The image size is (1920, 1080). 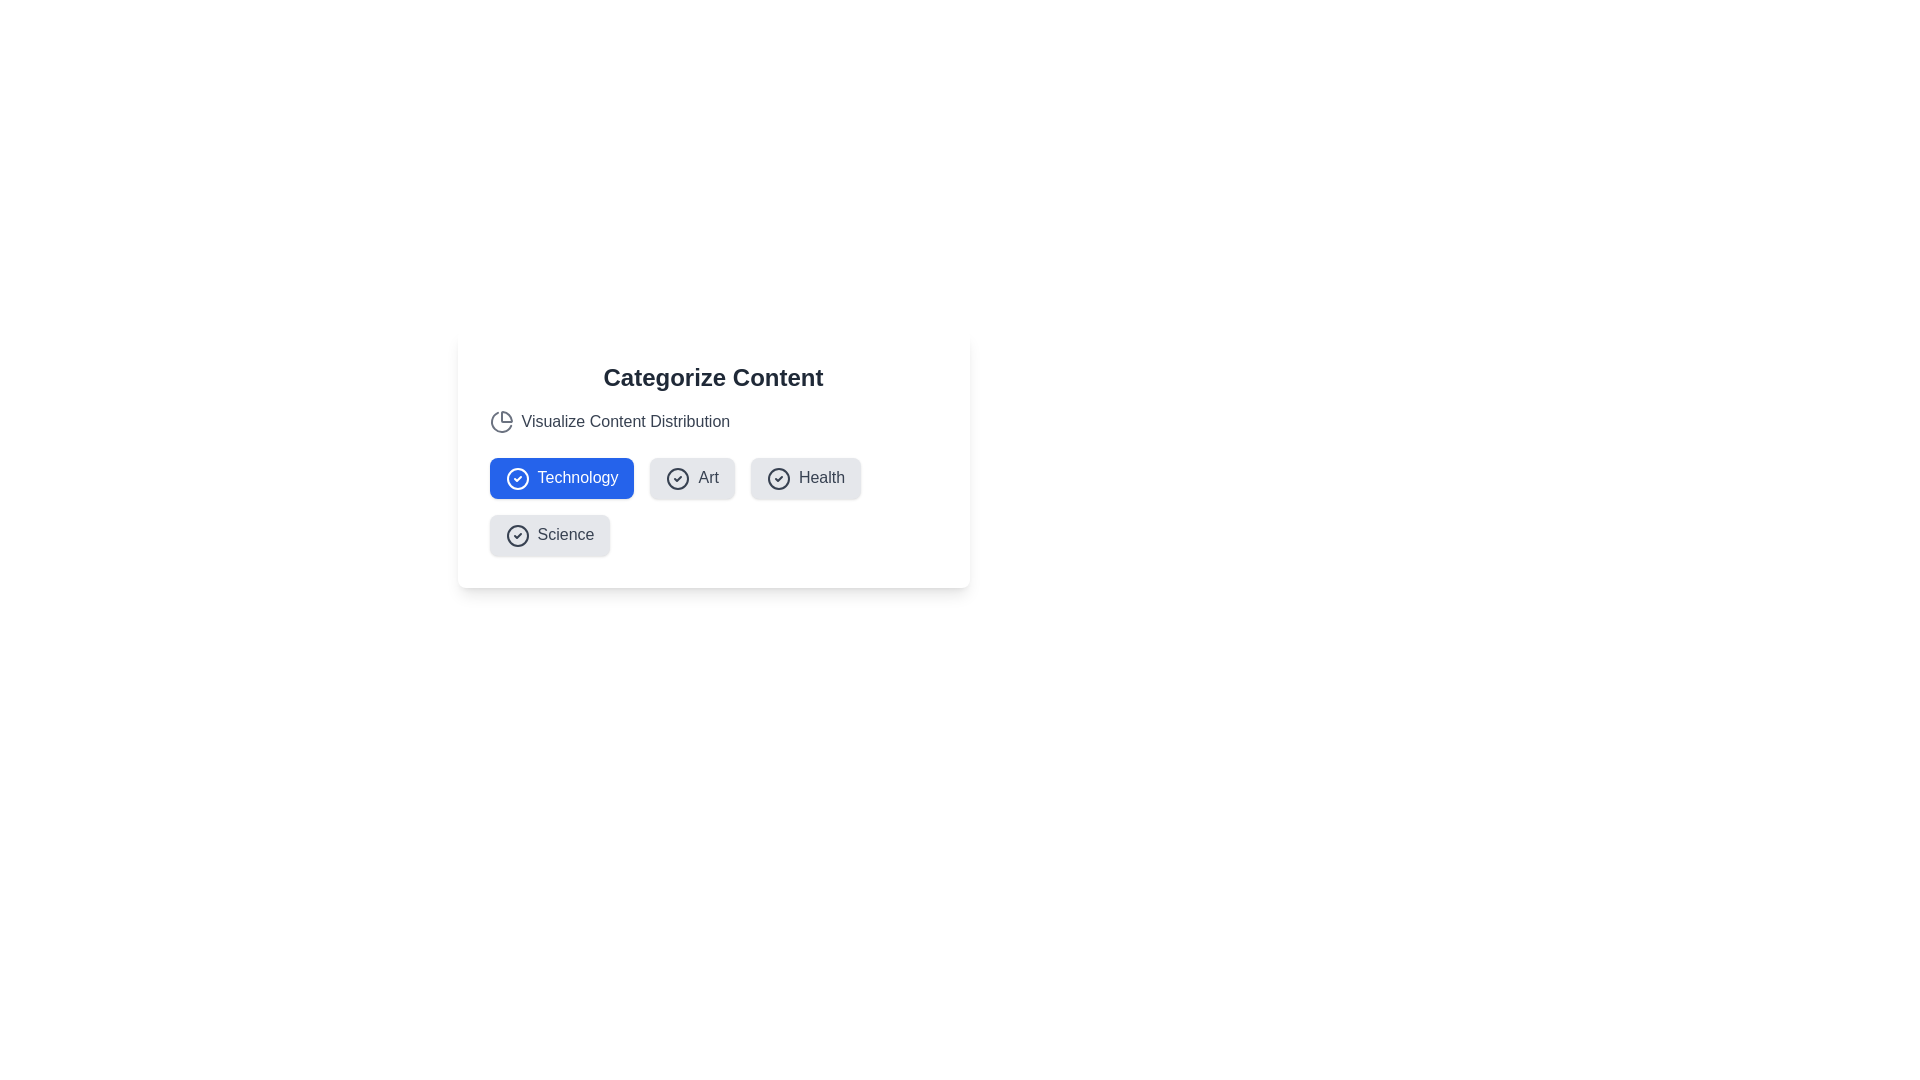 What do you see at coordinates (692, 478) in the screenshot?
I see `the Art button to view its hover effect` at bounding box center [692, 478].